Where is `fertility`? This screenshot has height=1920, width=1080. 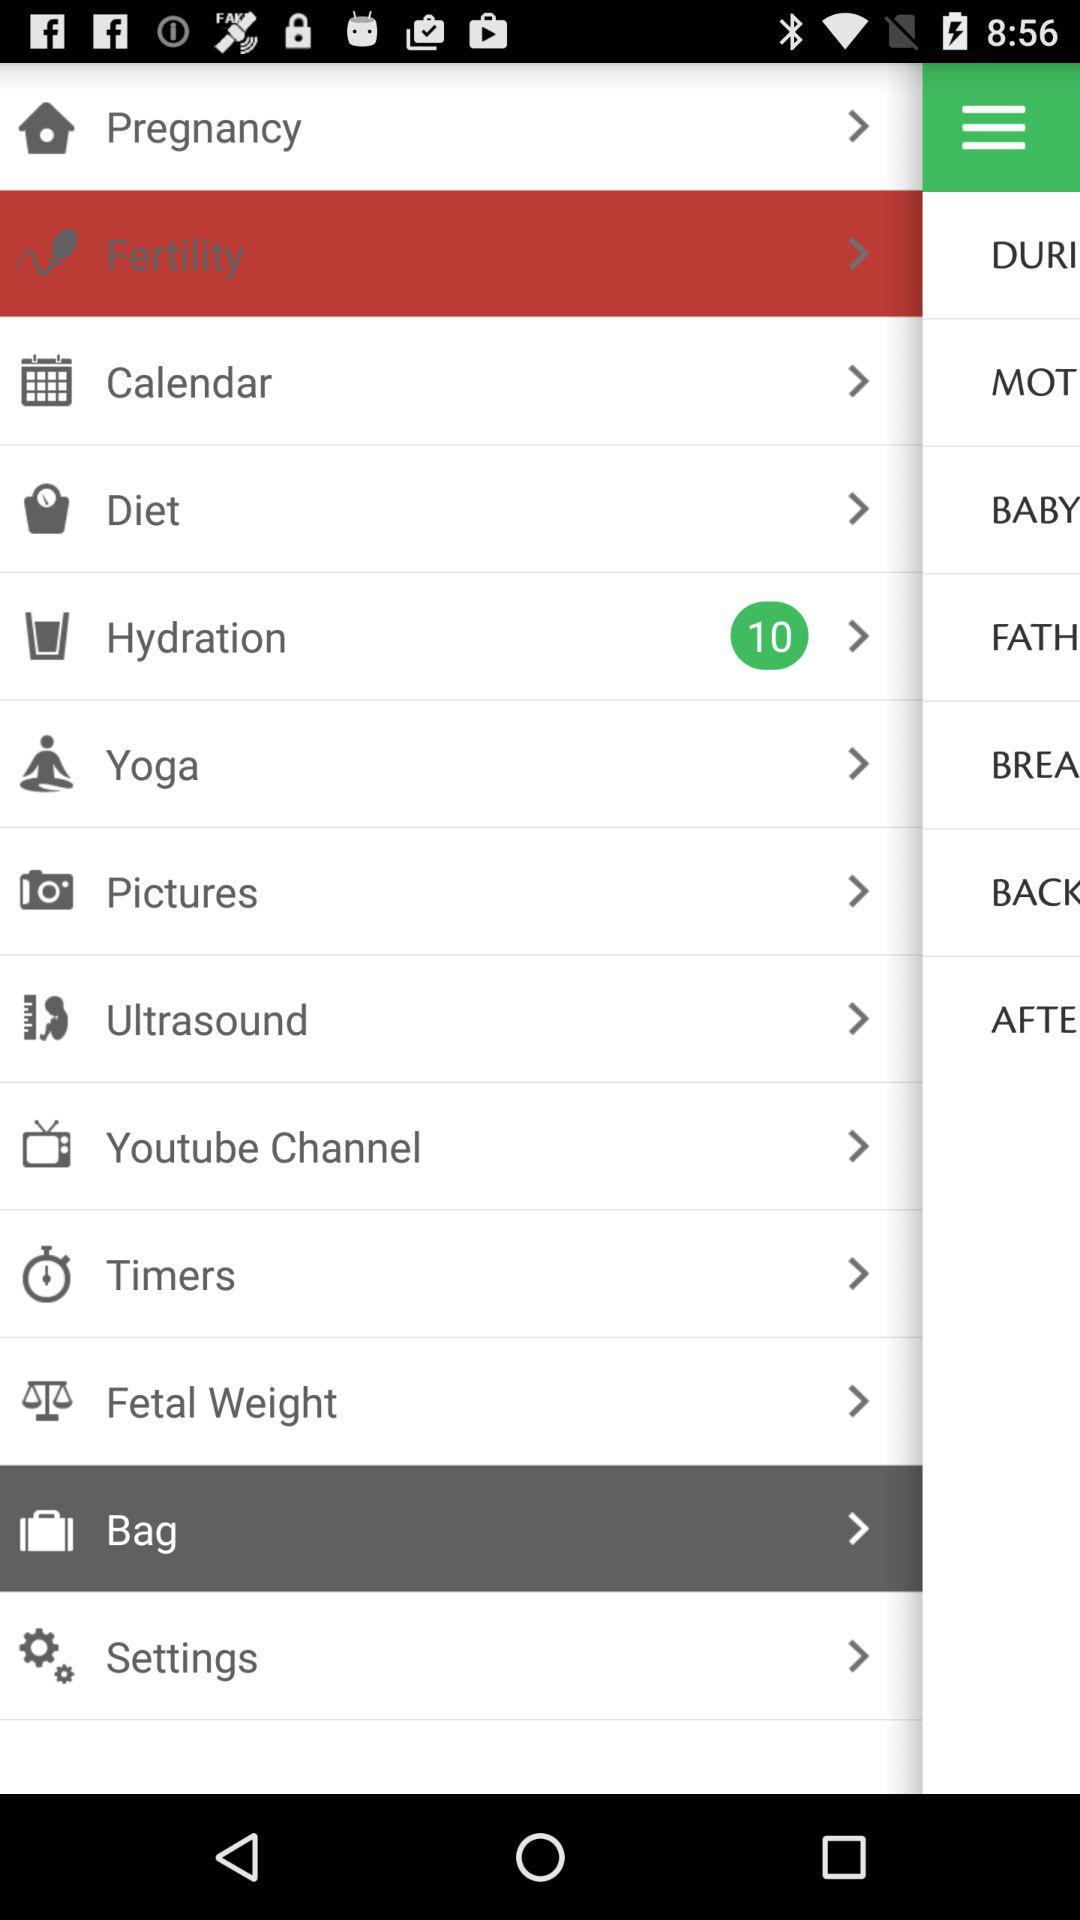
fertility is located at coordinates (457, 252).